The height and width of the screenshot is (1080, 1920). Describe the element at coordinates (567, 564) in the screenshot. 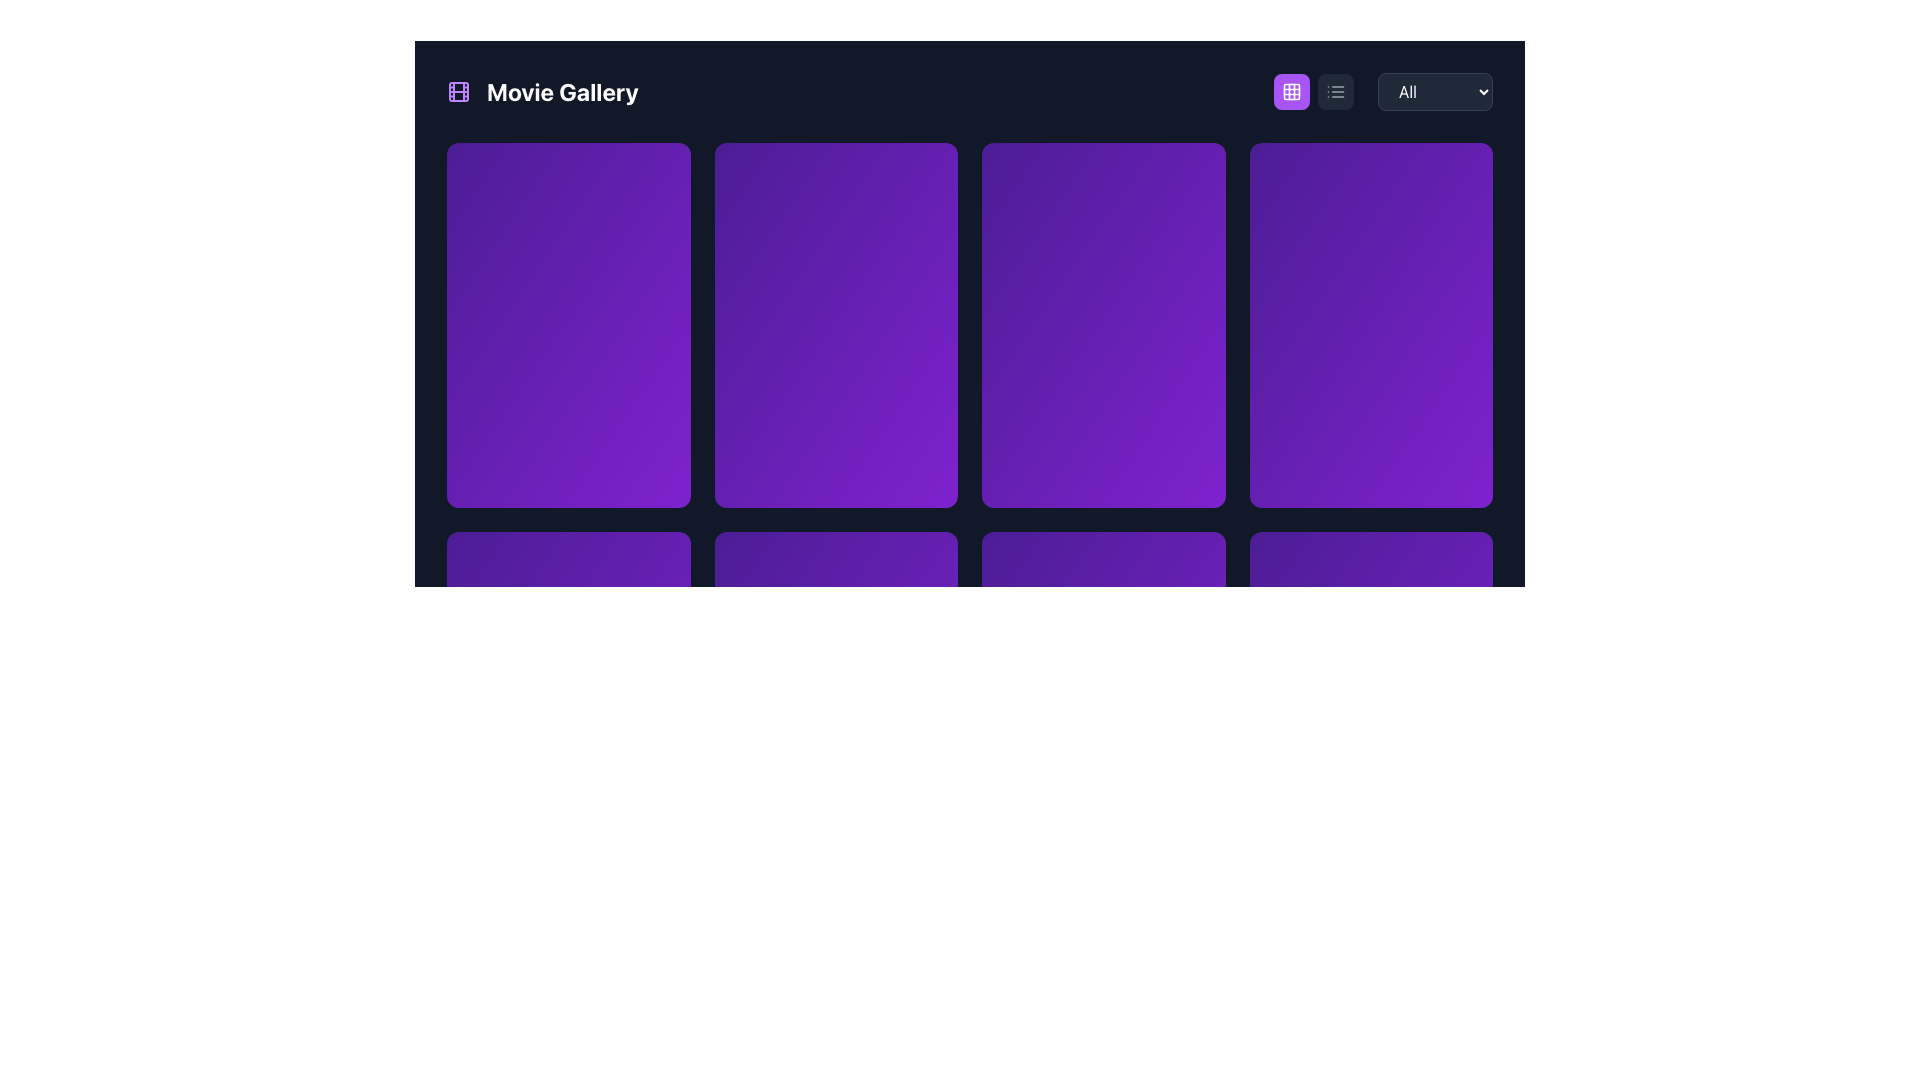

I see `the decorative indicator located at the bottom edge of the rectangular purple tile in the second row and first column of the grid layout` at that location.